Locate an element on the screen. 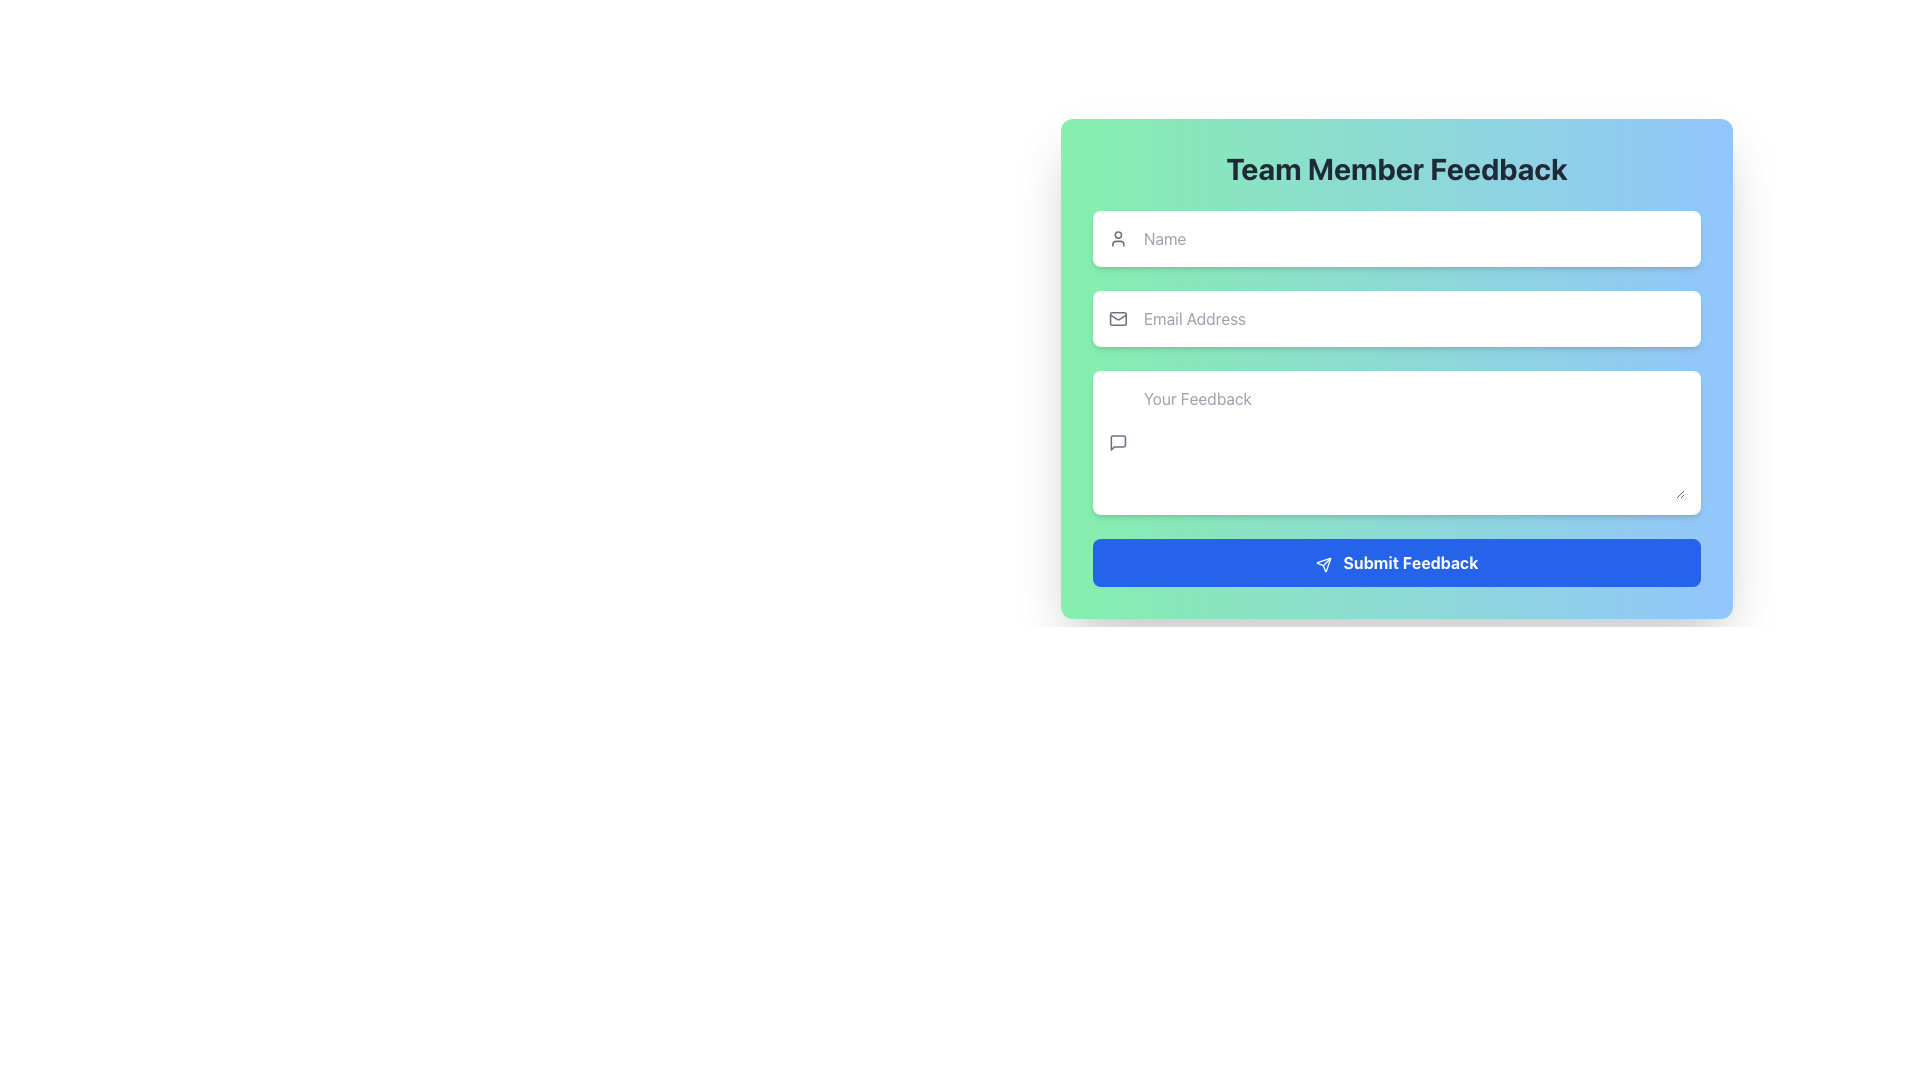  the email input field, which is the middle input field in a vertical stack of three, to focus for user input is located at coordinates (1395, 318).